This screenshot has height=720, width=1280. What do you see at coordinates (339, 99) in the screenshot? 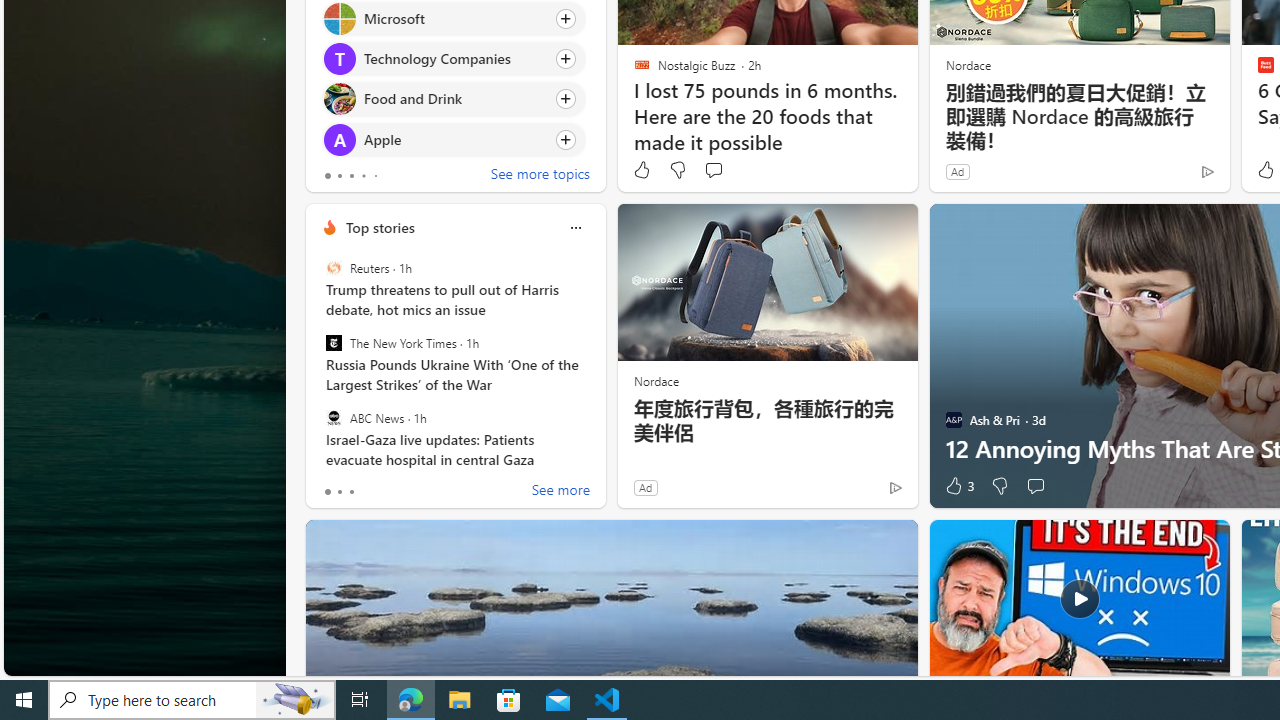
I see `'Food and Drink'` at bounding box center [339, 99].